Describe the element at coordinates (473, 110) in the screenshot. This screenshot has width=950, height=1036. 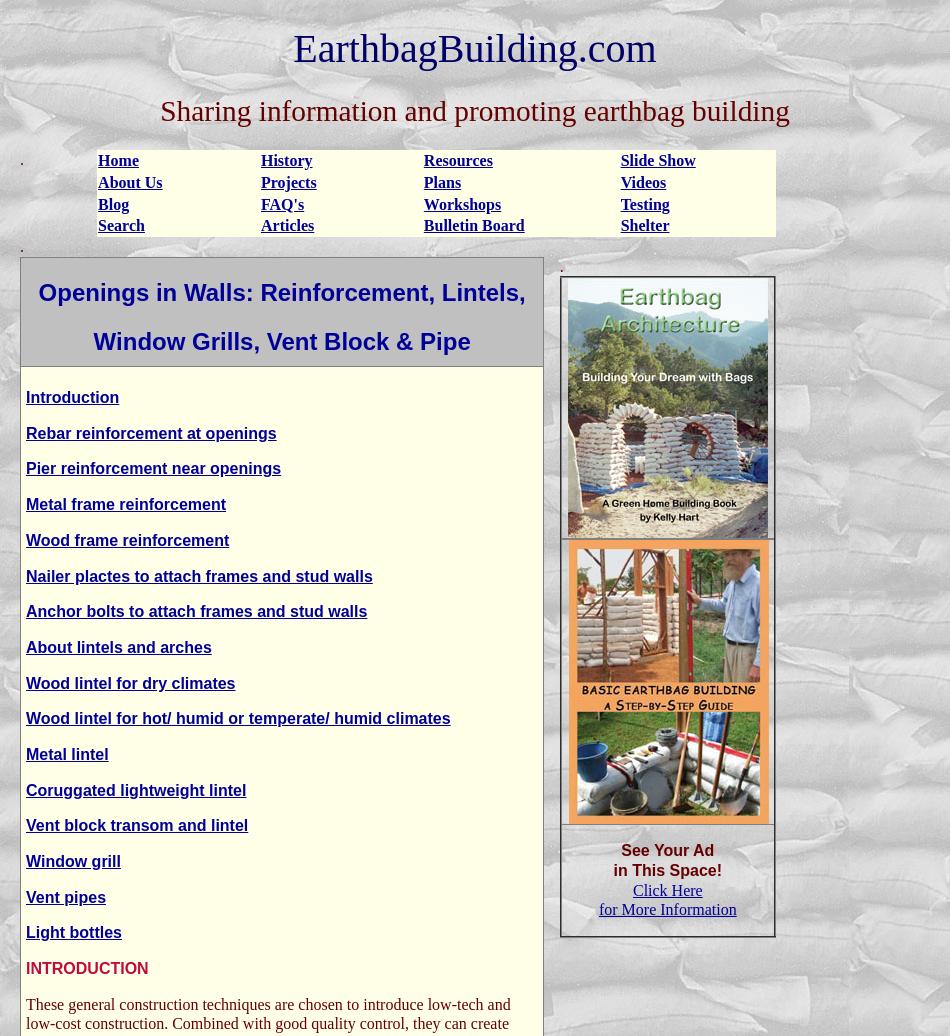
I see `'Sharing information and promoting  earthbag building'` at that location.